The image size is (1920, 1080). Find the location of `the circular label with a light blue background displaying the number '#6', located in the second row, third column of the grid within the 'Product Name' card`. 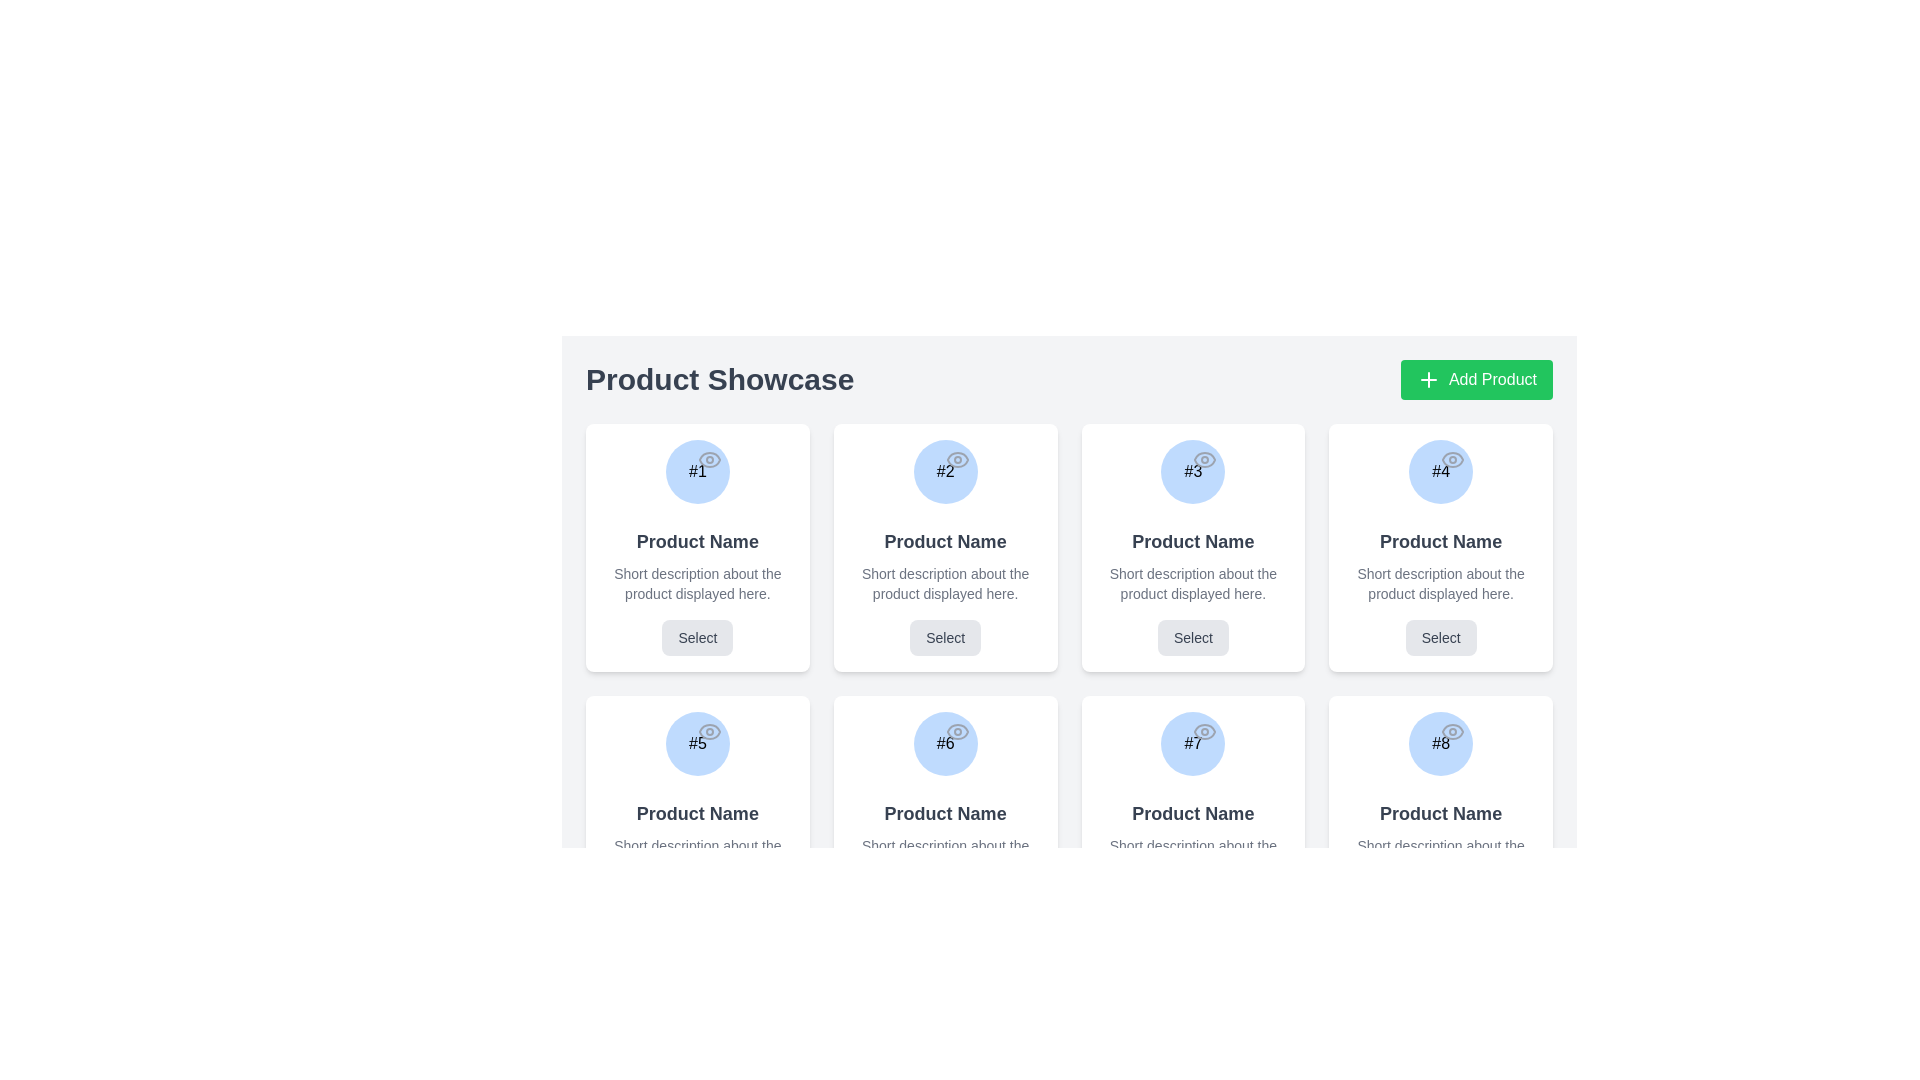

the circular label with a light blue background displaying the number '#6', located in the second row, third column of the grid within the 'Product Name' card is located at coordinates (944, 744).